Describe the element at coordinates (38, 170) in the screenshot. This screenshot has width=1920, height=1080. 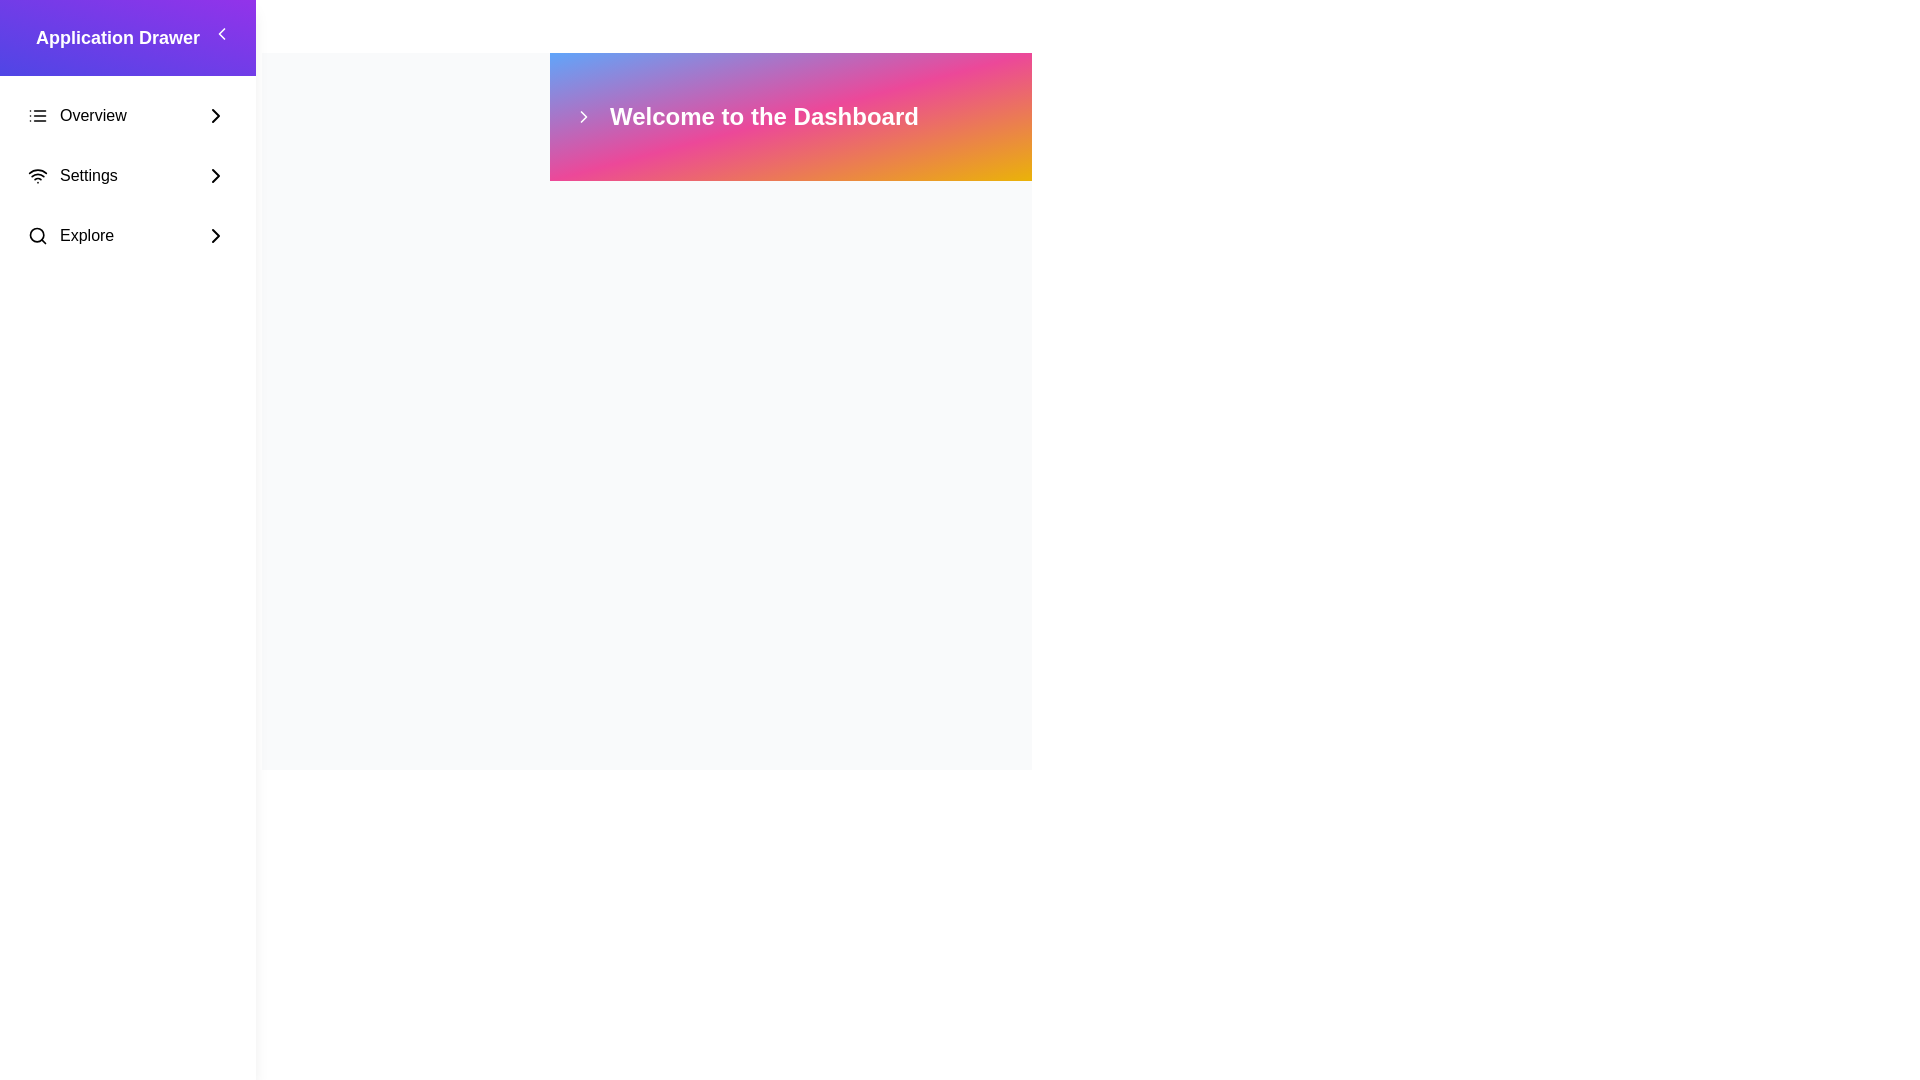
I see `the Wi-Fi icon representing network settings, located next to the text 'Settings' in the sidebar menu` at that location.